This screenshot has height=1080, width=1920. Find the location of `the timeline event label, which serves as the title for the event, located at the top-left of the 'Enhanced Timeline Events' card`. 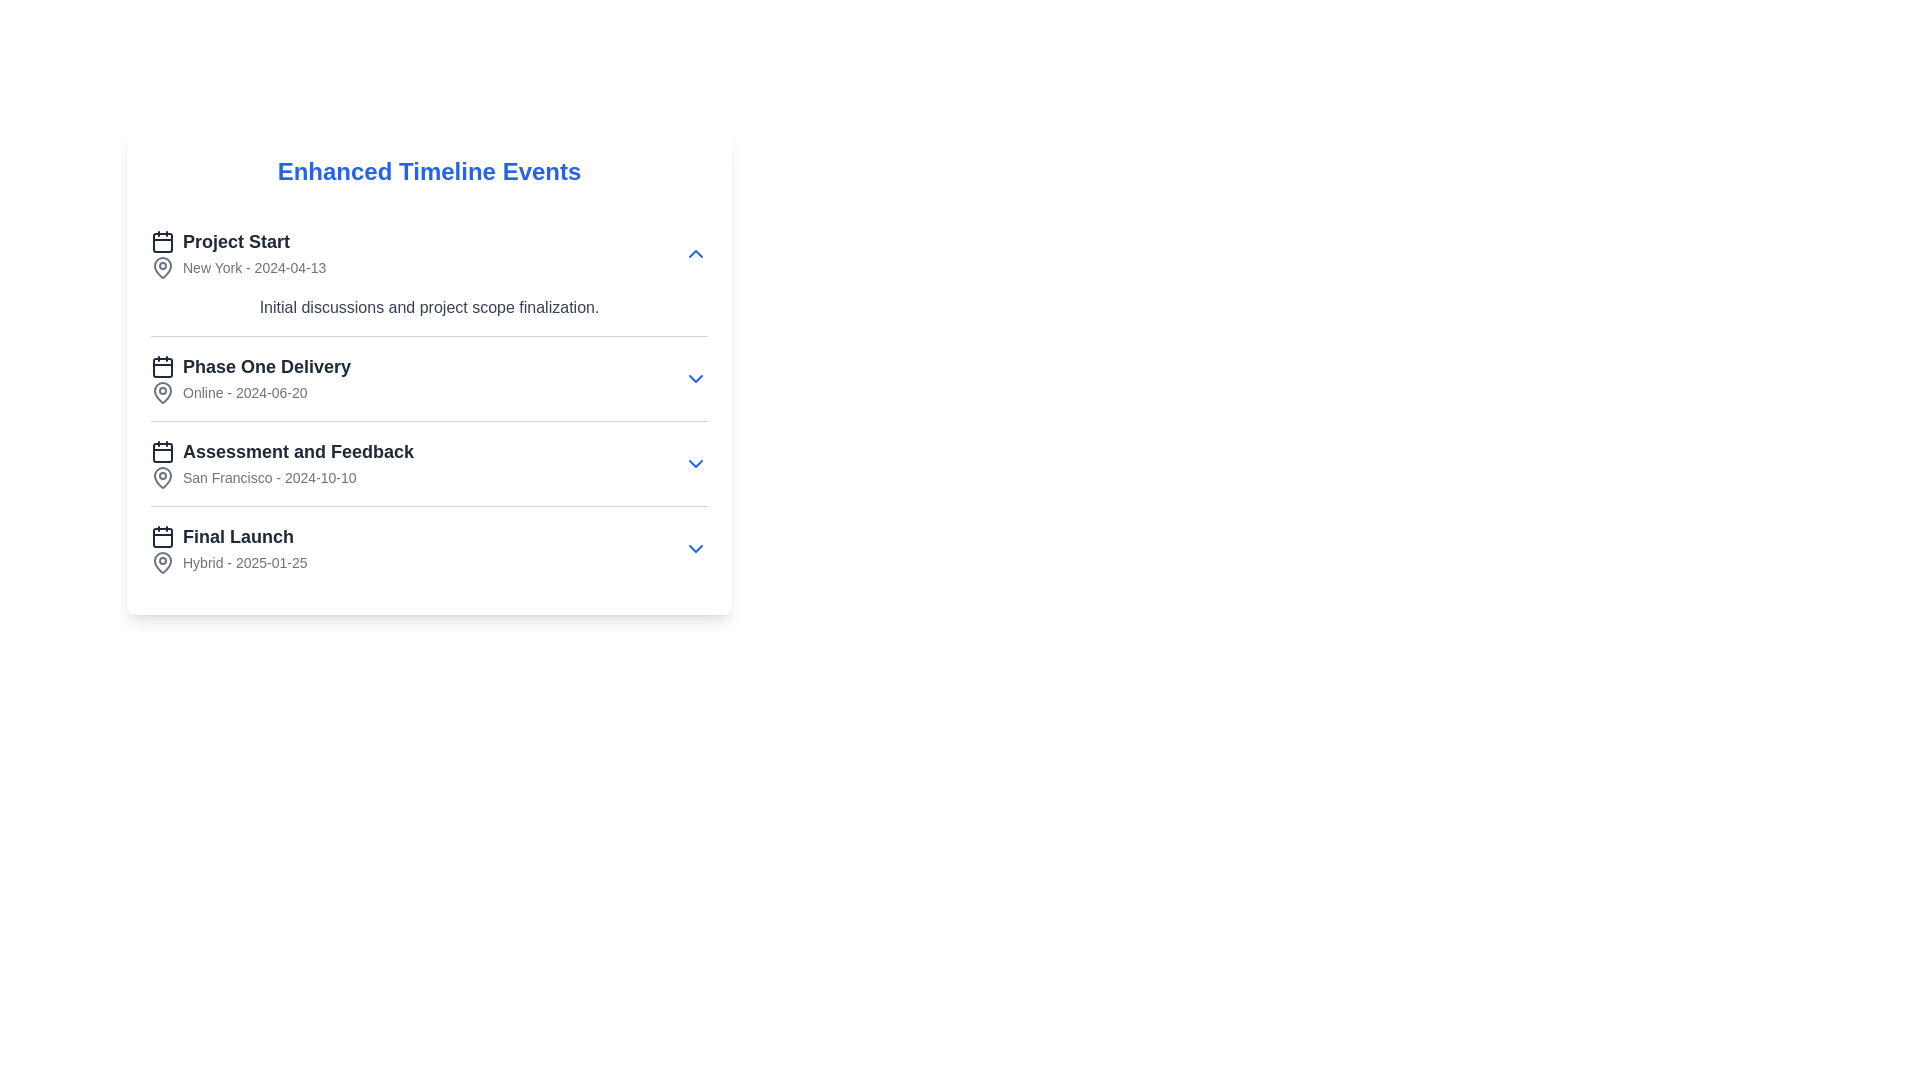

the timeline event label, which serves as the title for the event, located at the top-left of the 'Enhanced Timeline Events' card is located at coordinates (238, 241).